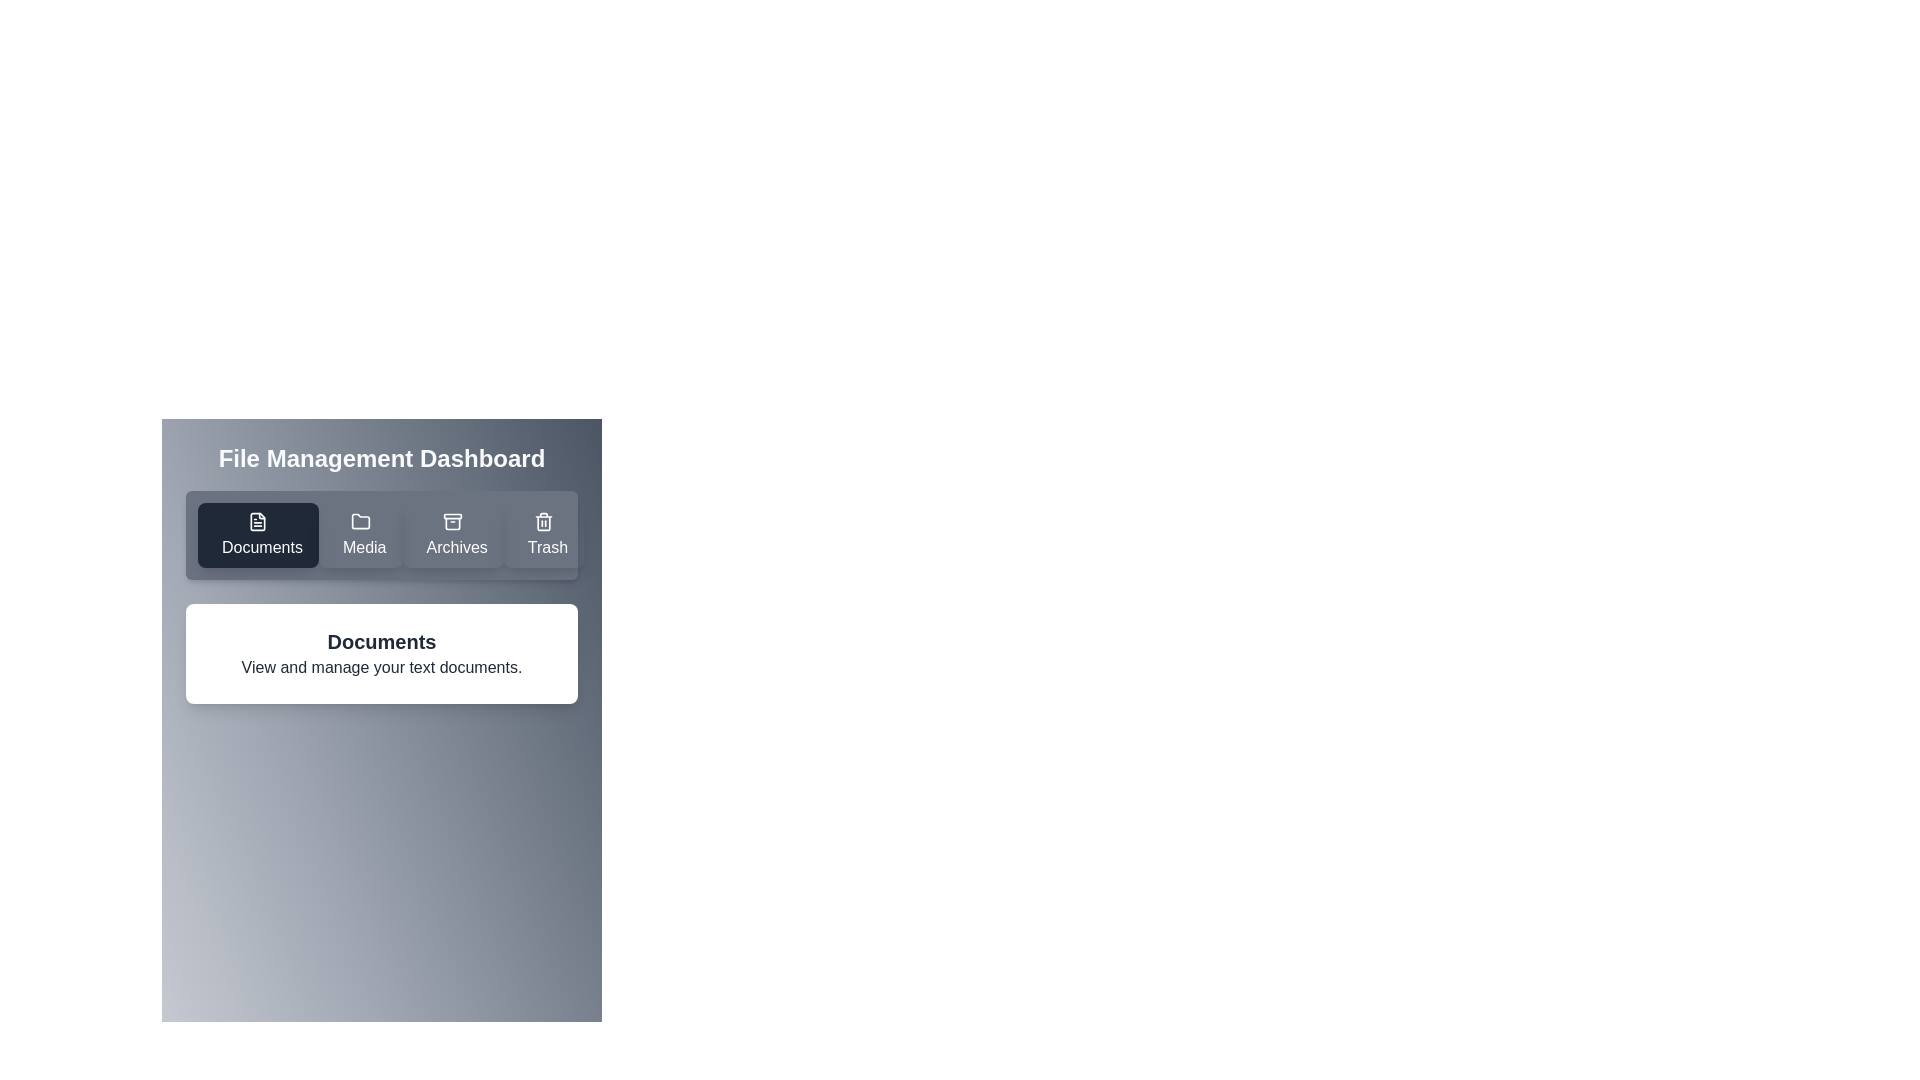 The width and height of the screenshot is (1920, 1080). Describe the element at coordinates (451, 534) in the screenshot. I see `the Archives tab by clicking on its button` at that location.